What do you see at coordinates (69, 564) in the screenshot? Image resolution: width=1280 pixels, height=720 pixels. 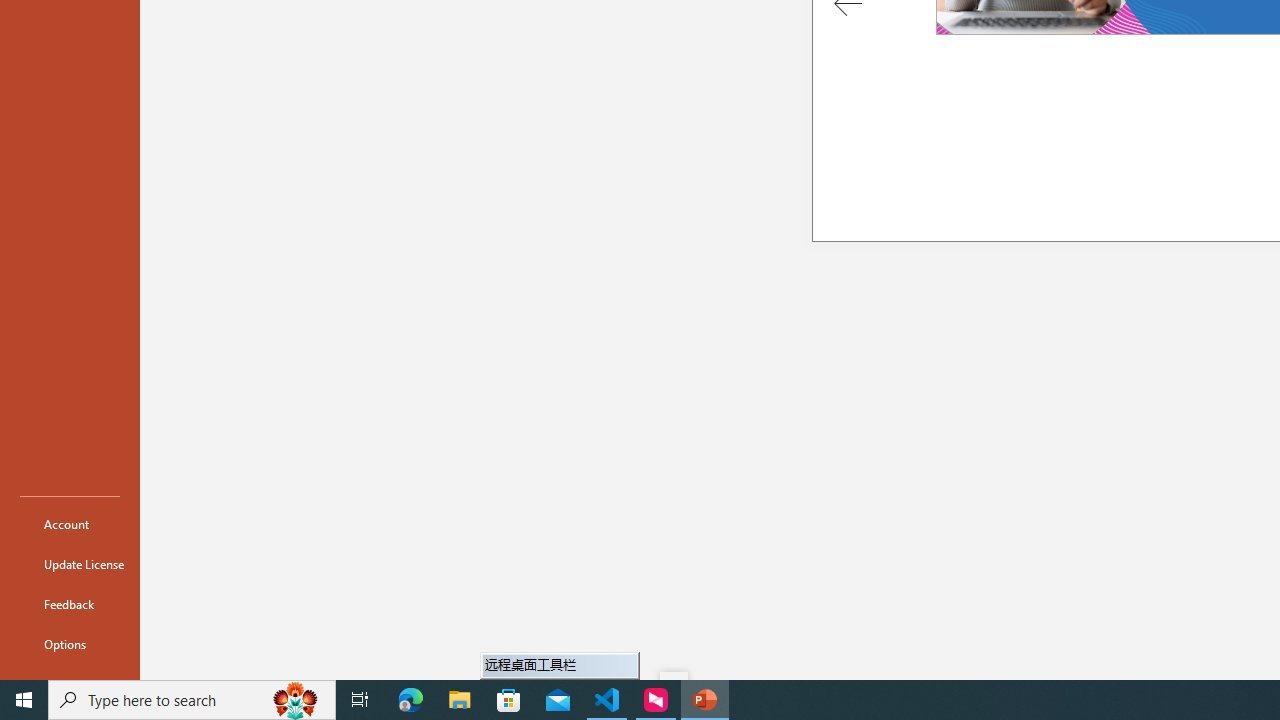 I see `'Update License'` at bounding box center [69, 564].